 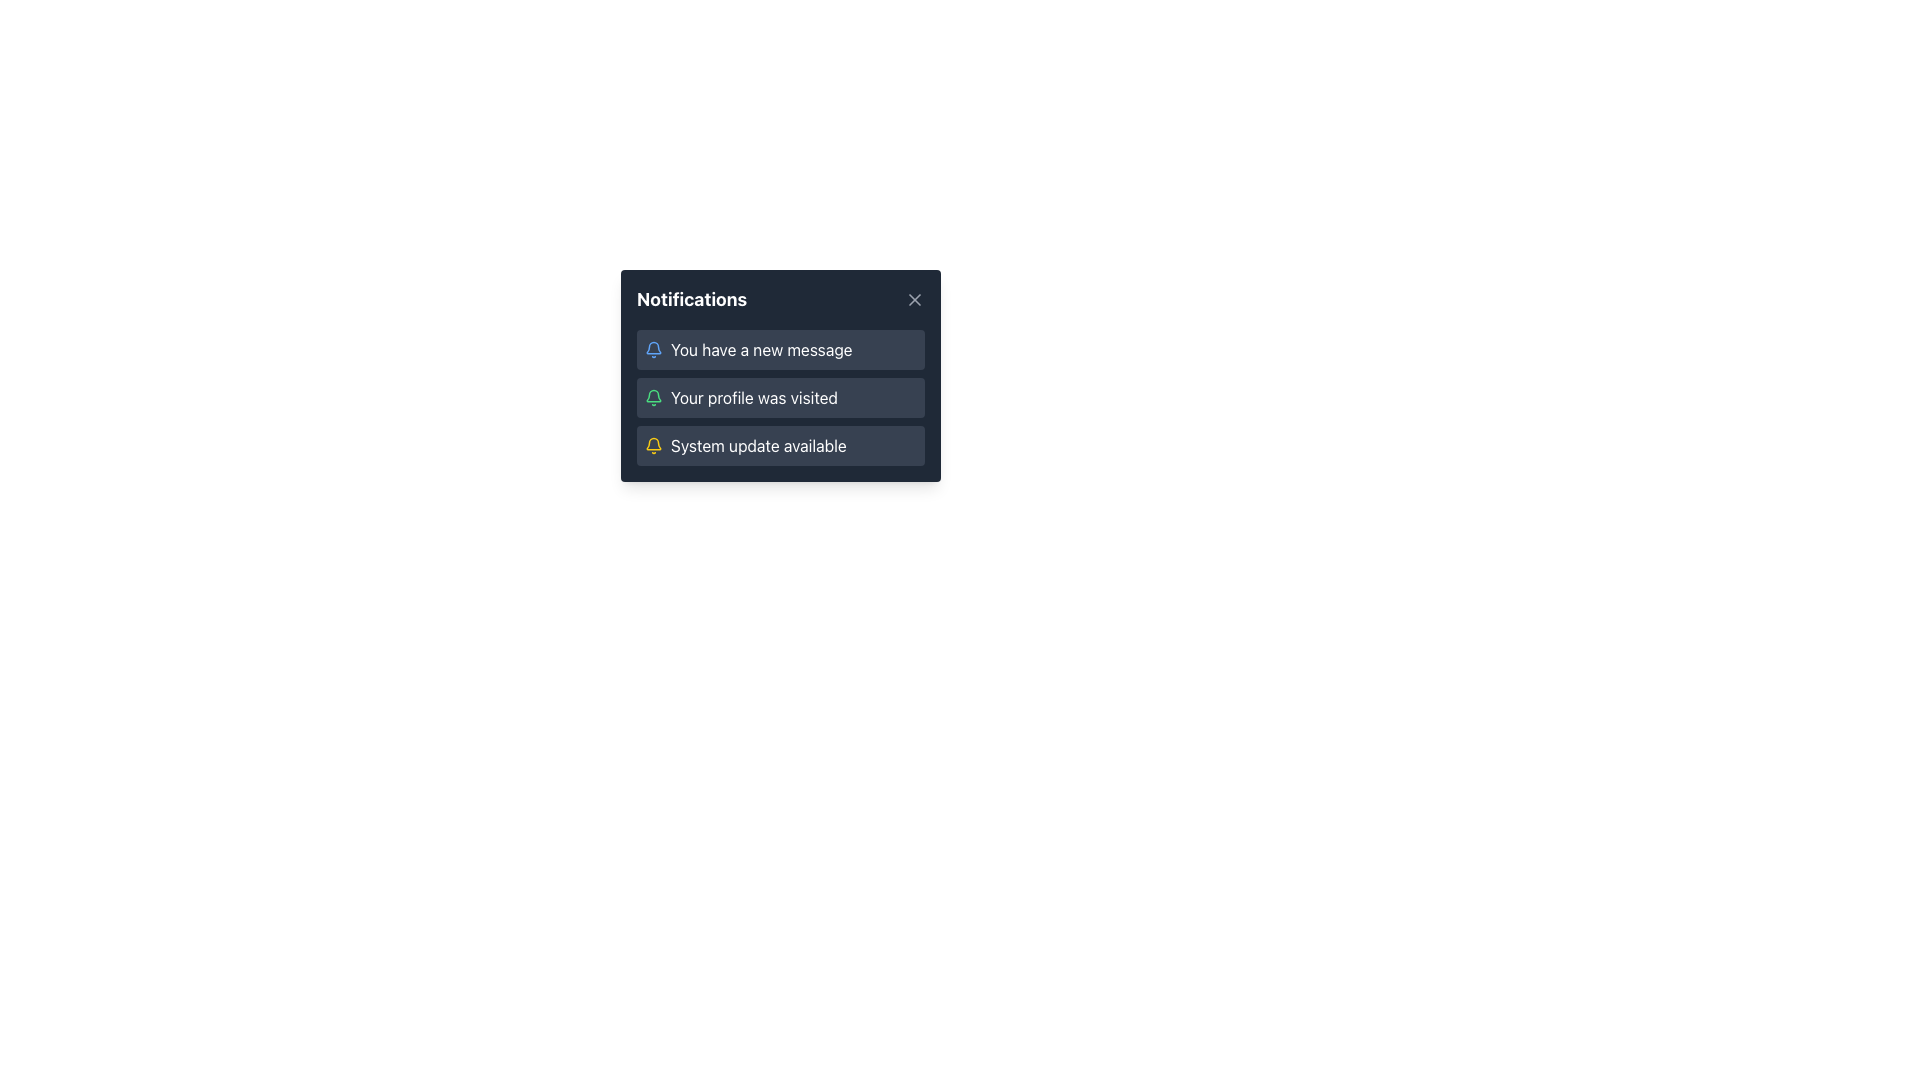 What do you see at coordinates (760, 349) in the screenshot?
I see `the text element displaying 'You have a new message', which is styled in light-colored text on a dark blue background, located next to a bell icon in the notifications list` at bounding box center [760, 349].